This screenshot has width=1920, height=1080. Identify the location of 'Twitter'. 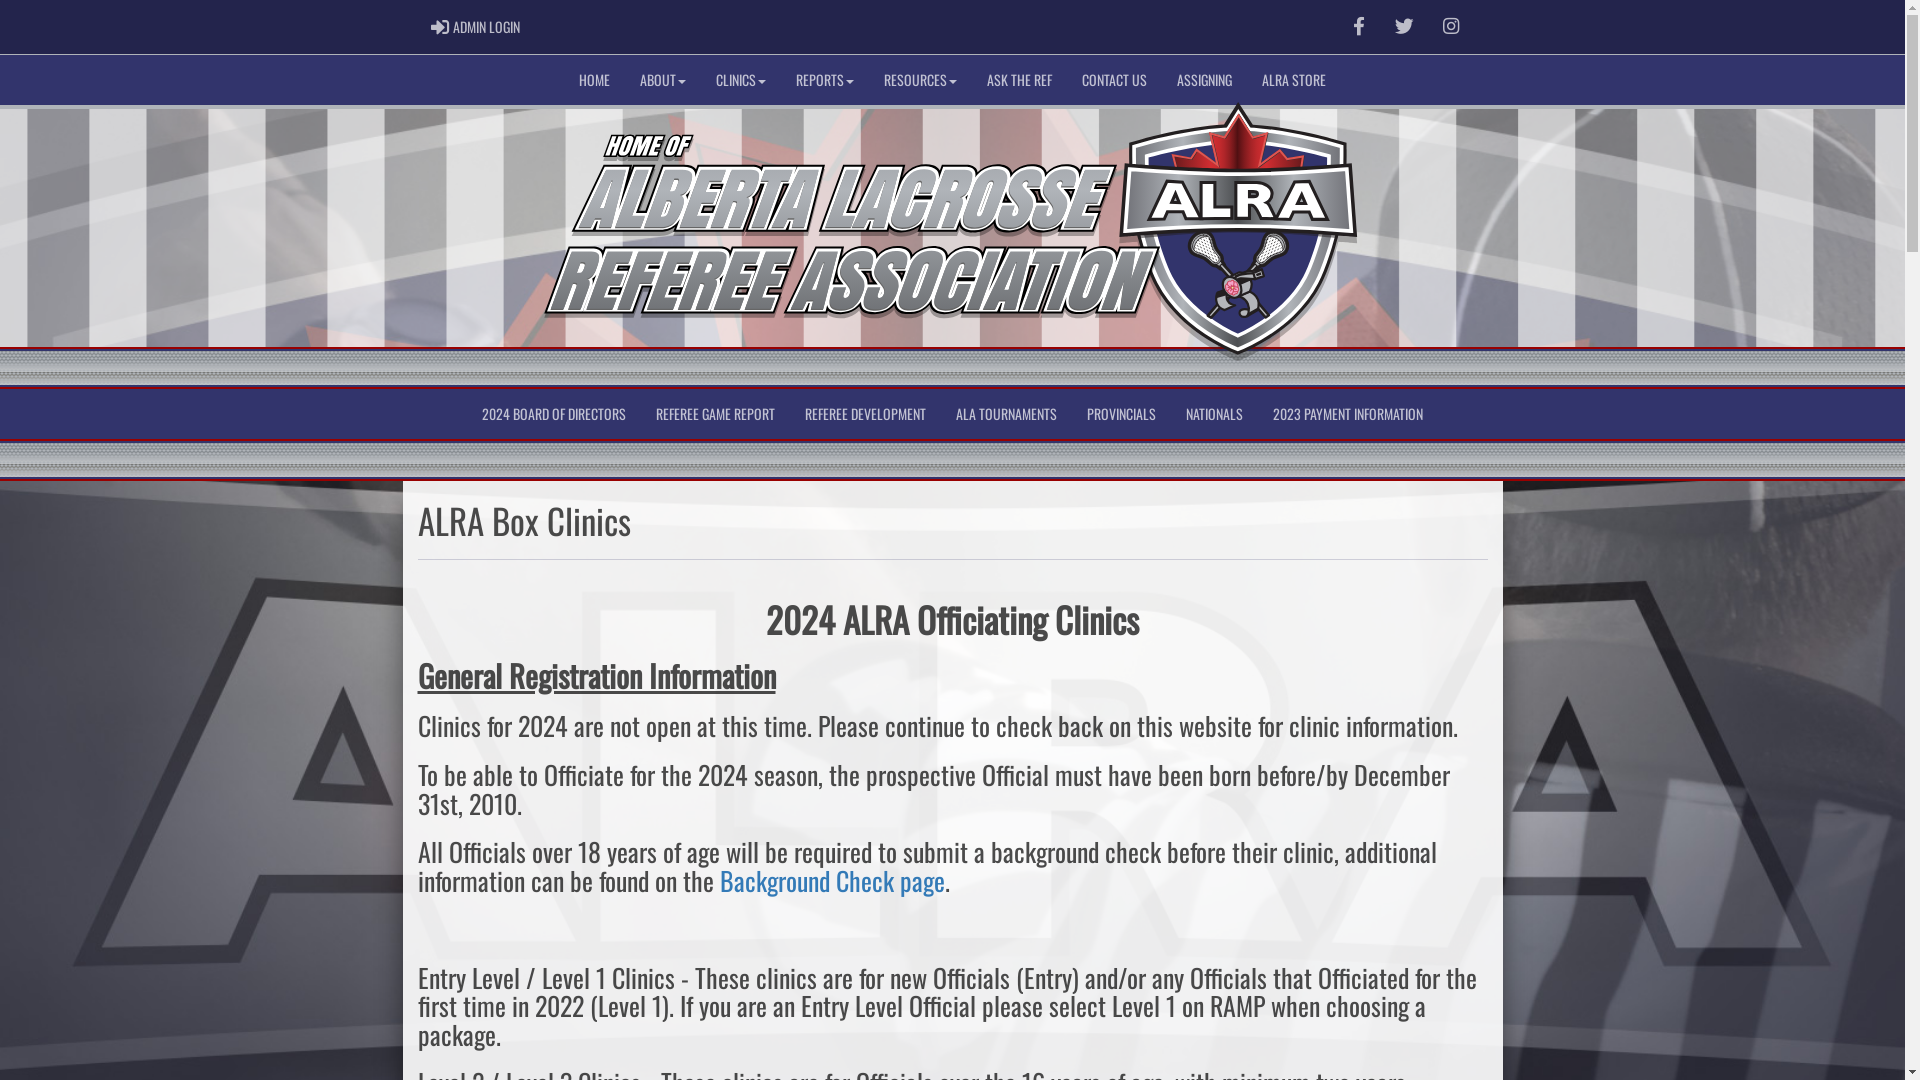
(1381, 27).